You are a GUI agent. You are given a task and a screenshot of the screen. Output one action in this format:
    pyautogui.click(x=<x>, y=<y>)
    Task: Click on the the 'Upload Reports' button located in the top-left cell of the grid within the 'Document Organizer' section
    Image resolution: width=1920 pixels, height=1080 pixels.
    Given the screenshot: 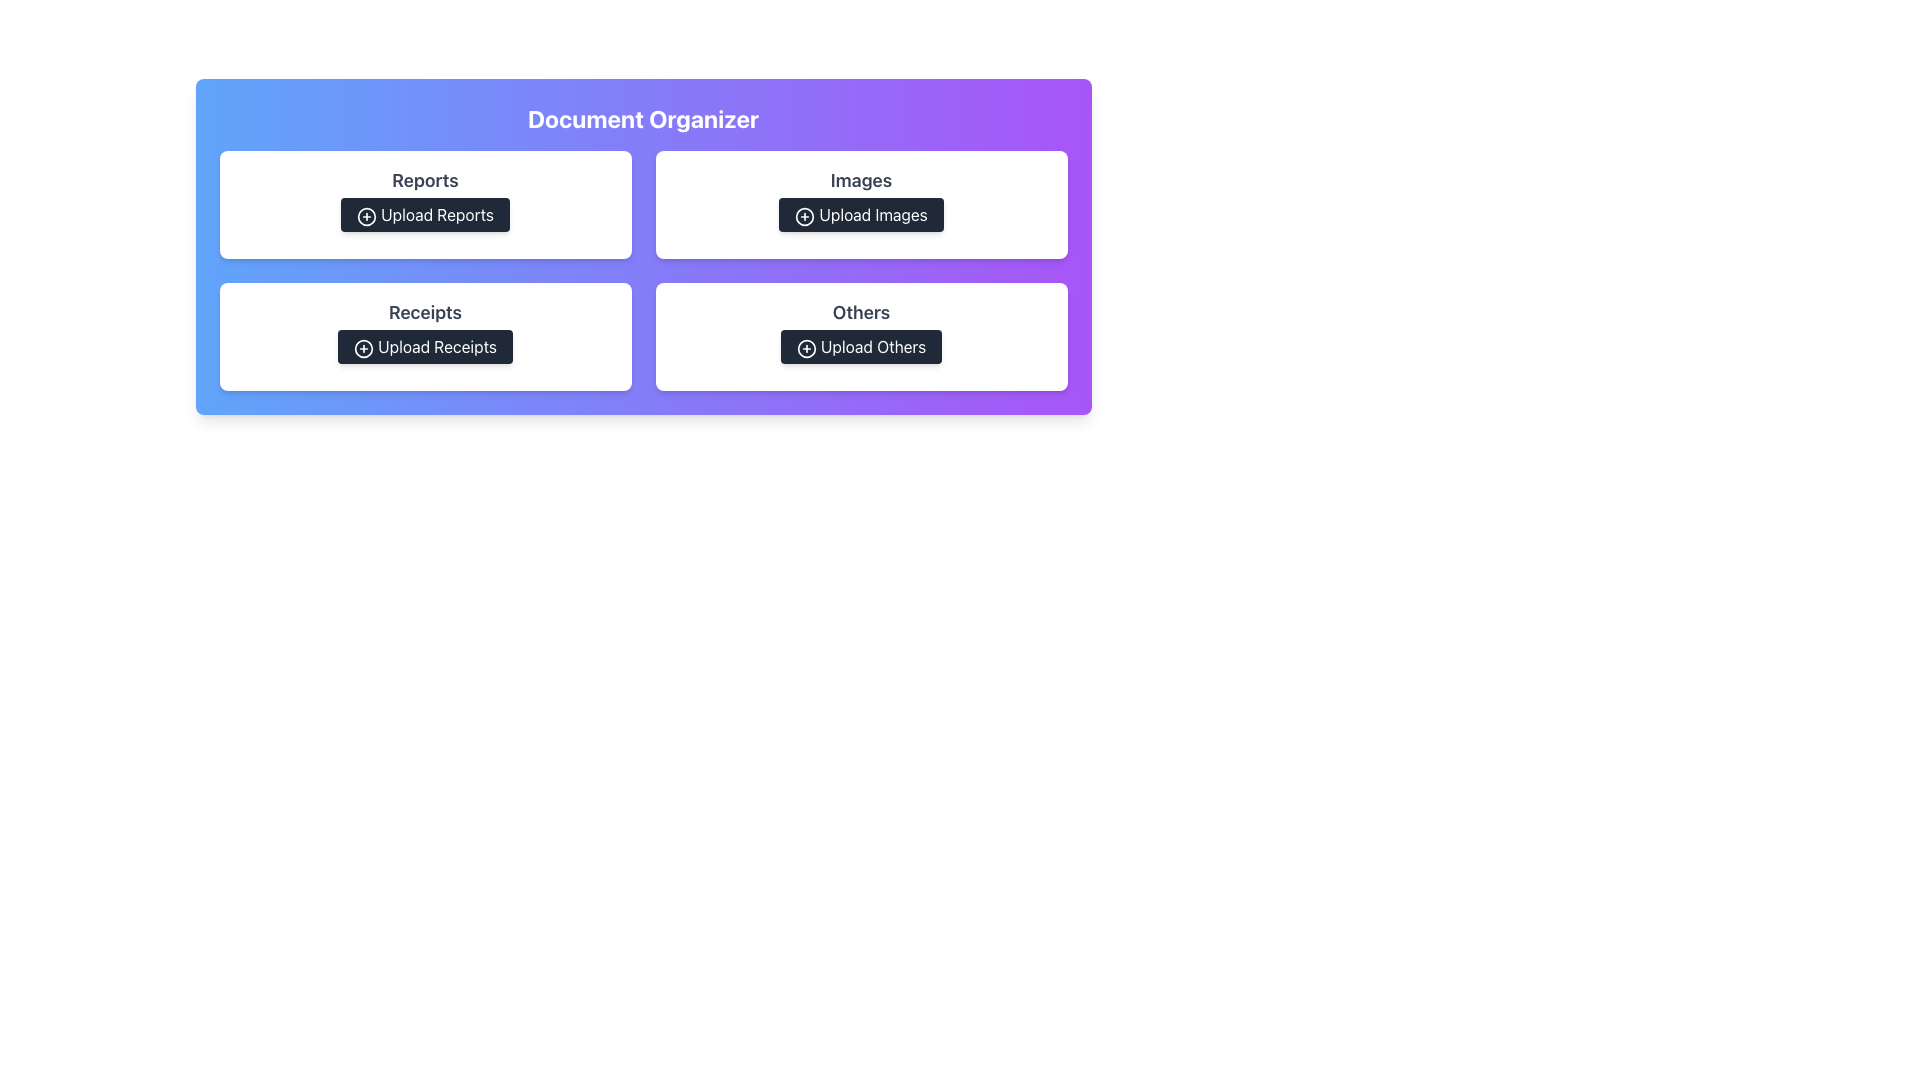 What is the action you would take?
    pyautogui.click(x=424, y=204)
    